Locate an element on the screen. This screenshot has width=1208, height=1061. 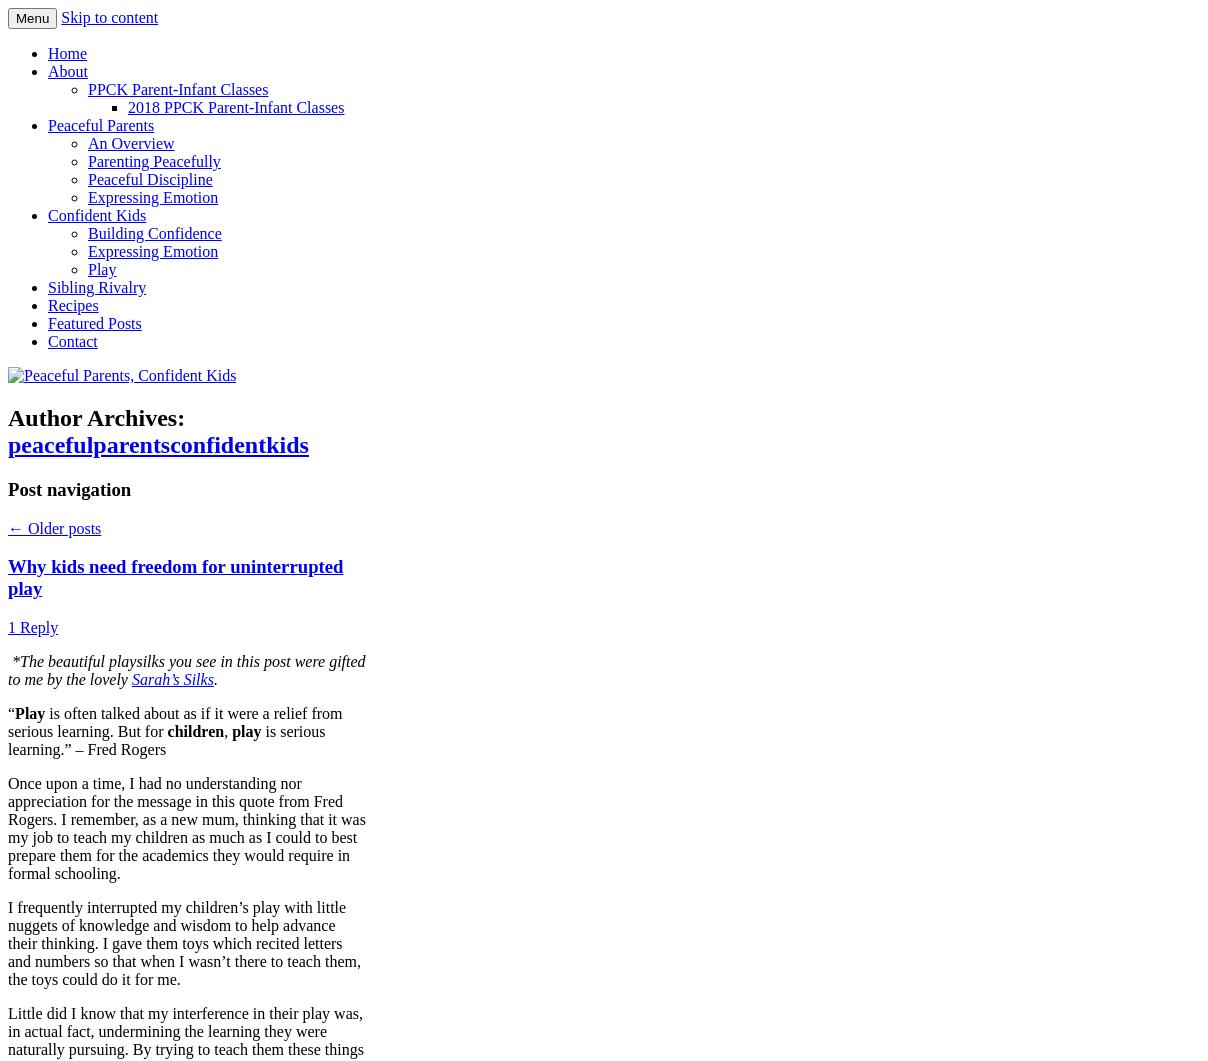
'Peaceful Parents' is located at coordinates (99, 125).